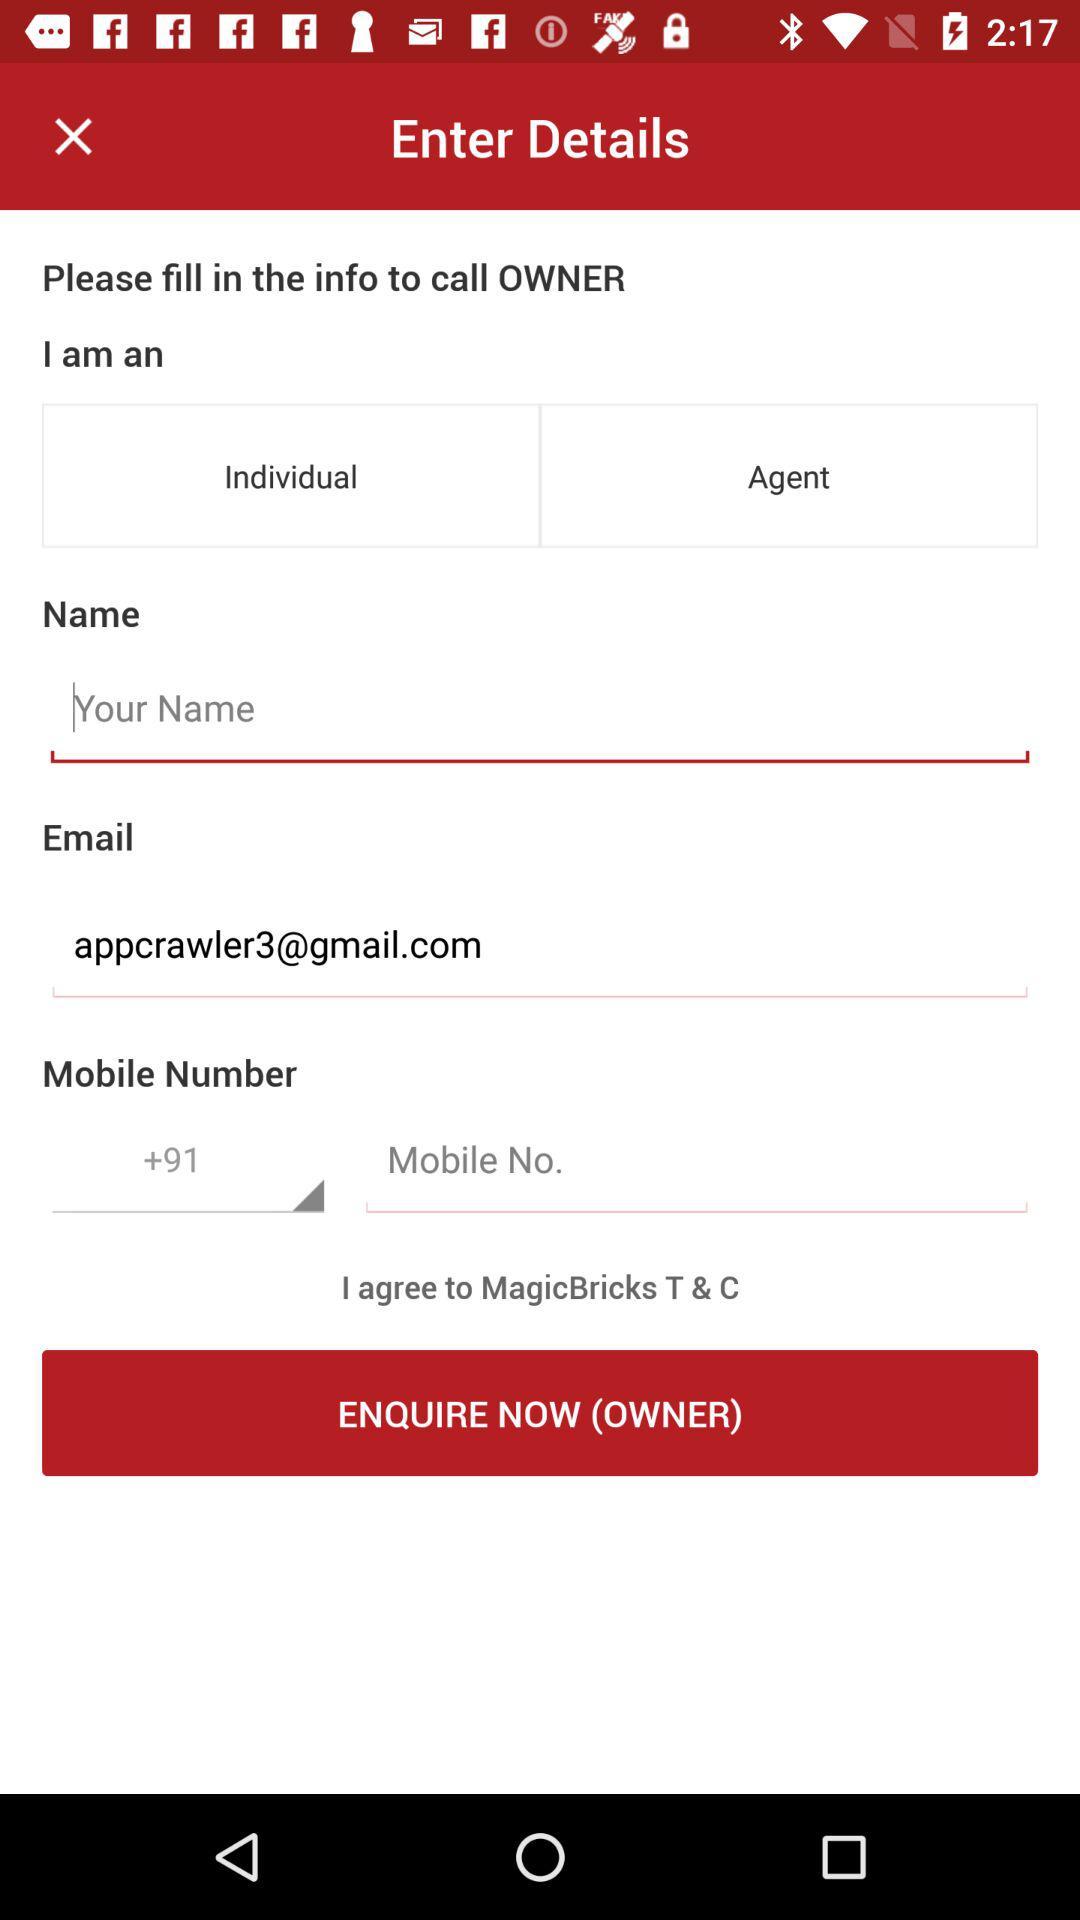 The image size is (1080, 1920). What do you see at coordinates (540, 1411) in the screenshot?
I see `the item below the i agree to` at bounding box center [540, 1411].